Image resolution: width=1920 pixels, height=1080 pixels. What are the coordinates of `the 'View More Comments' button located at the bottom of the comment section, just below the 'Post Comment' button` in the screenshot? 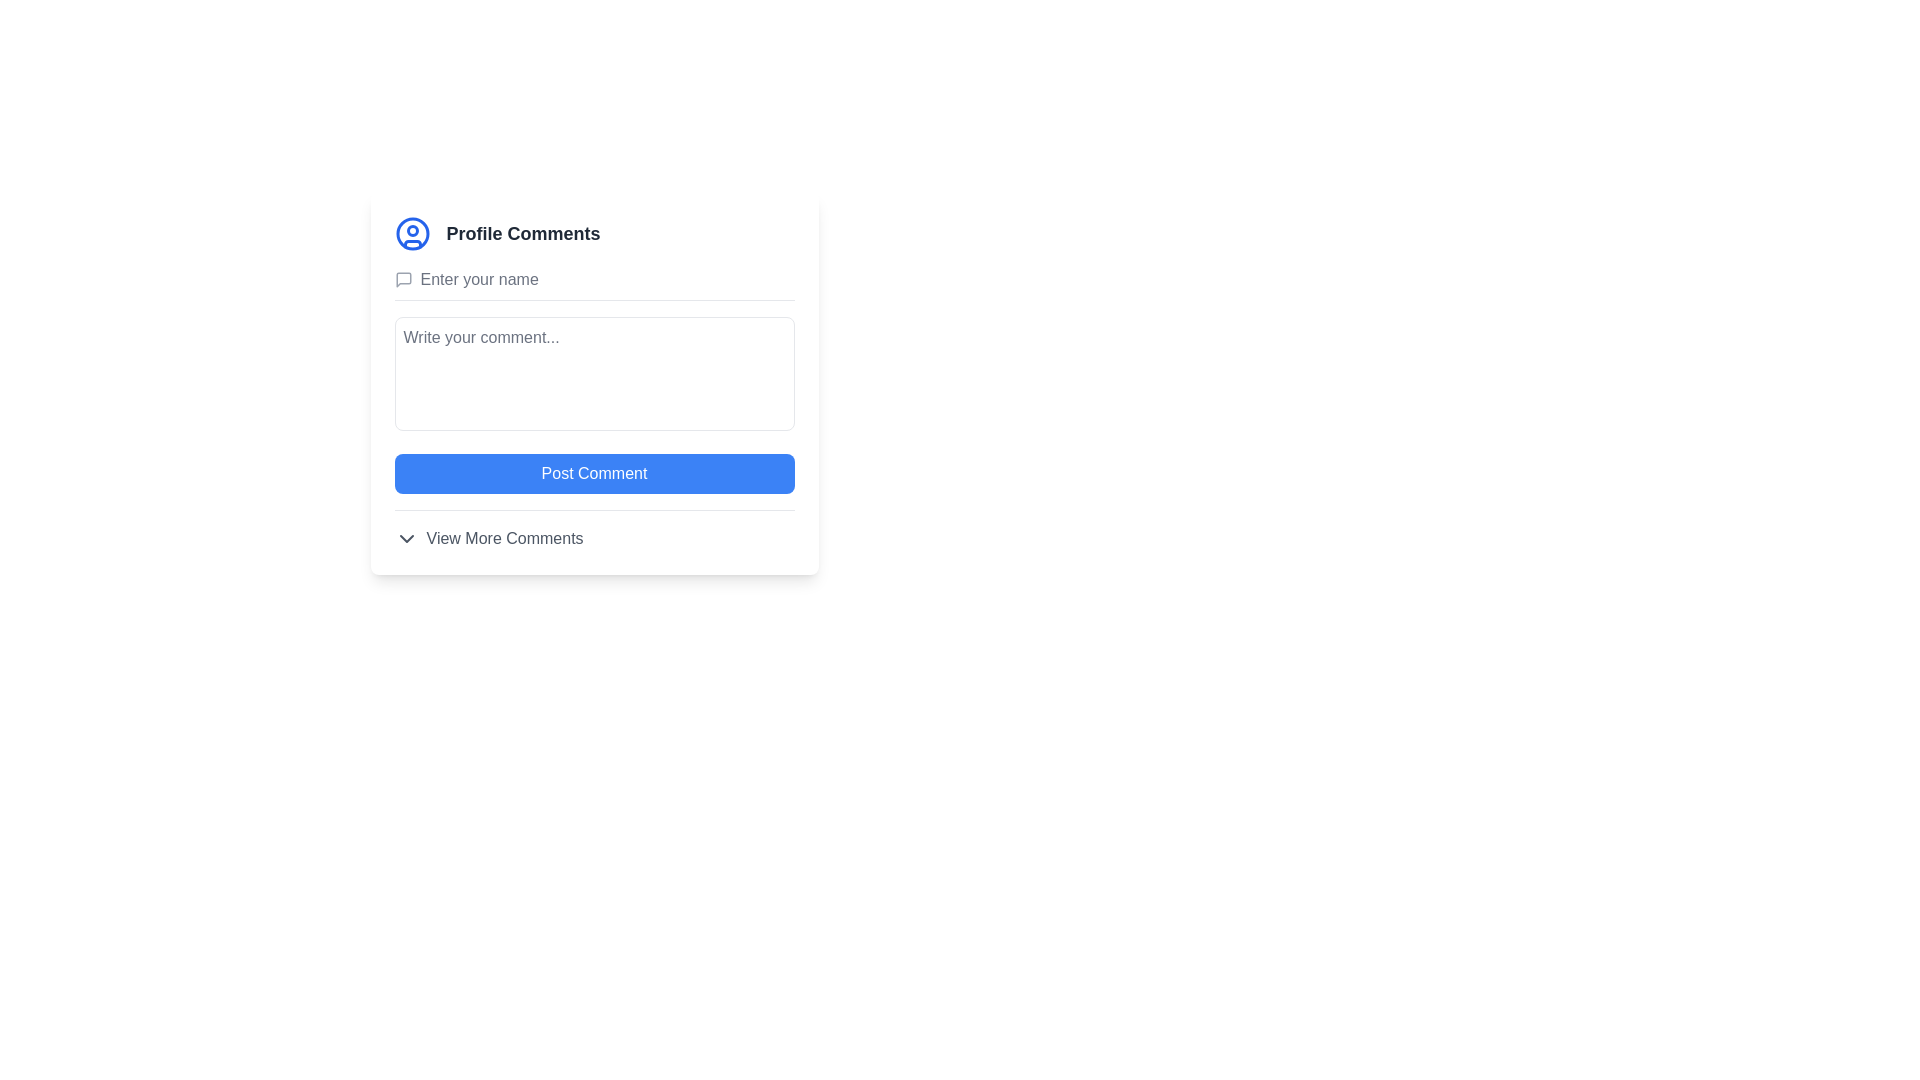 It's located at (593, 529).